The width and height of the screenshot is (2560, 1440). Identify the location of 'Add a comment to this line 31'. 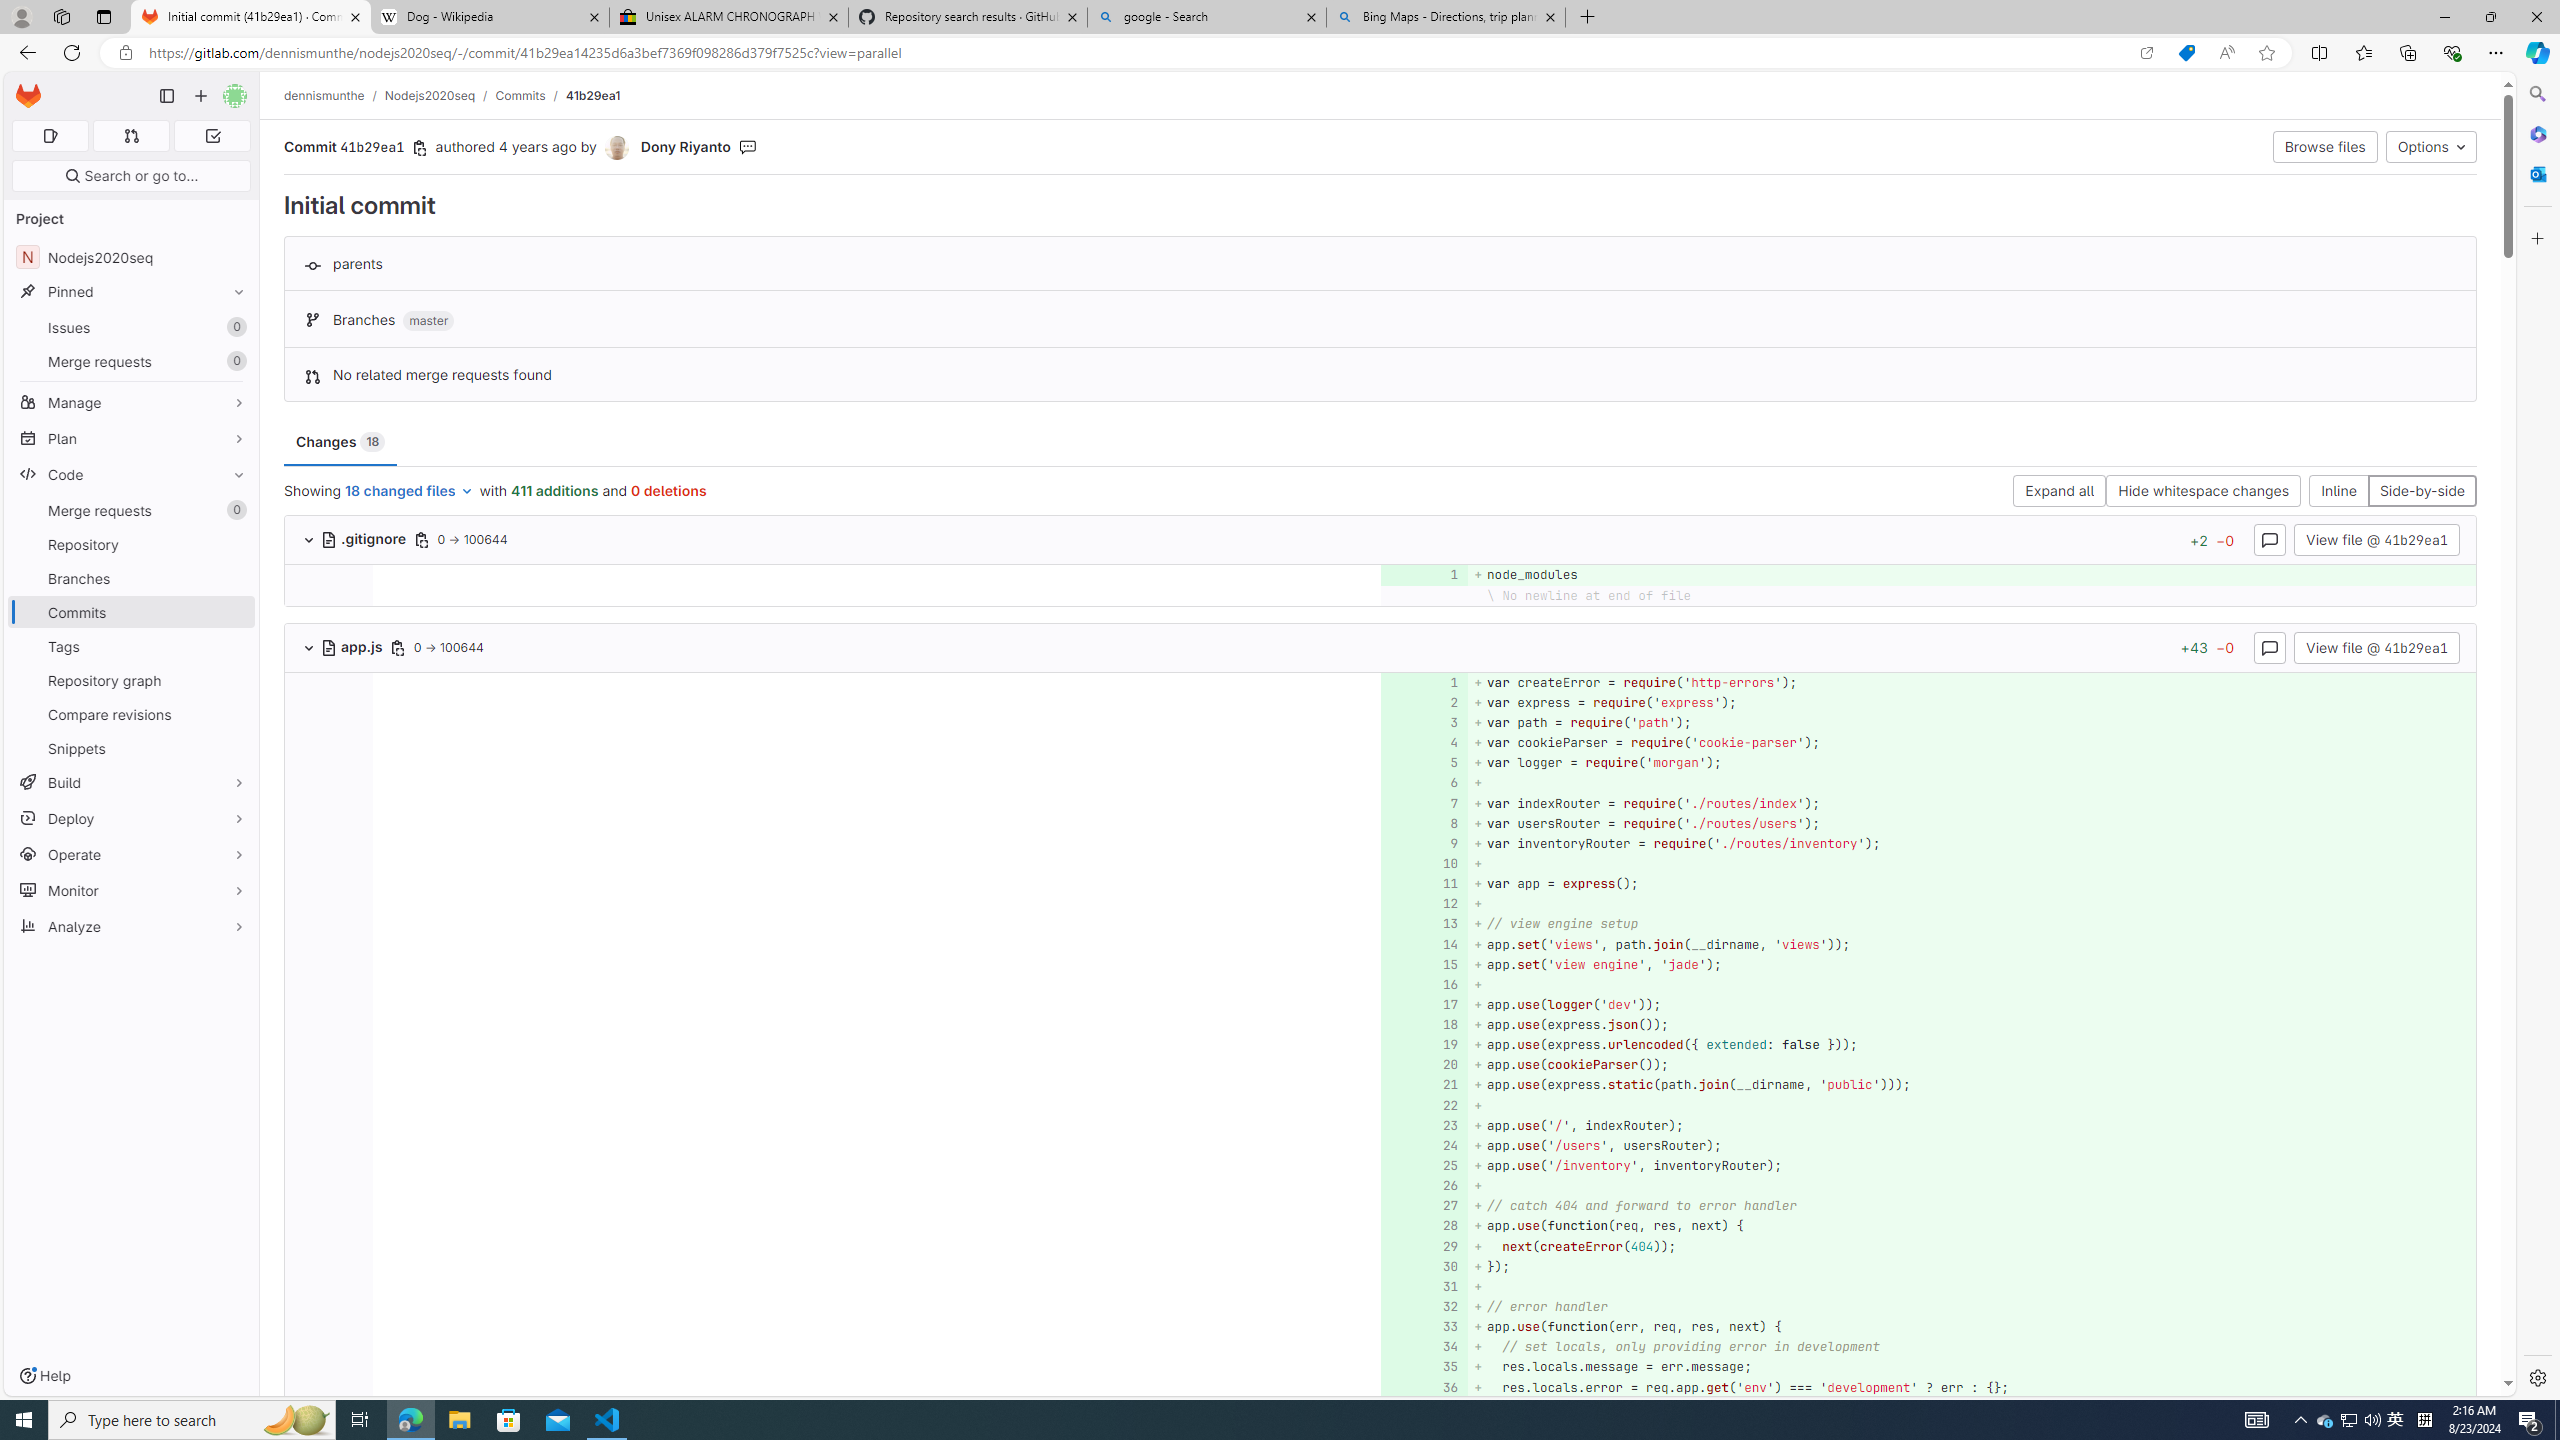
(1423, 1286).